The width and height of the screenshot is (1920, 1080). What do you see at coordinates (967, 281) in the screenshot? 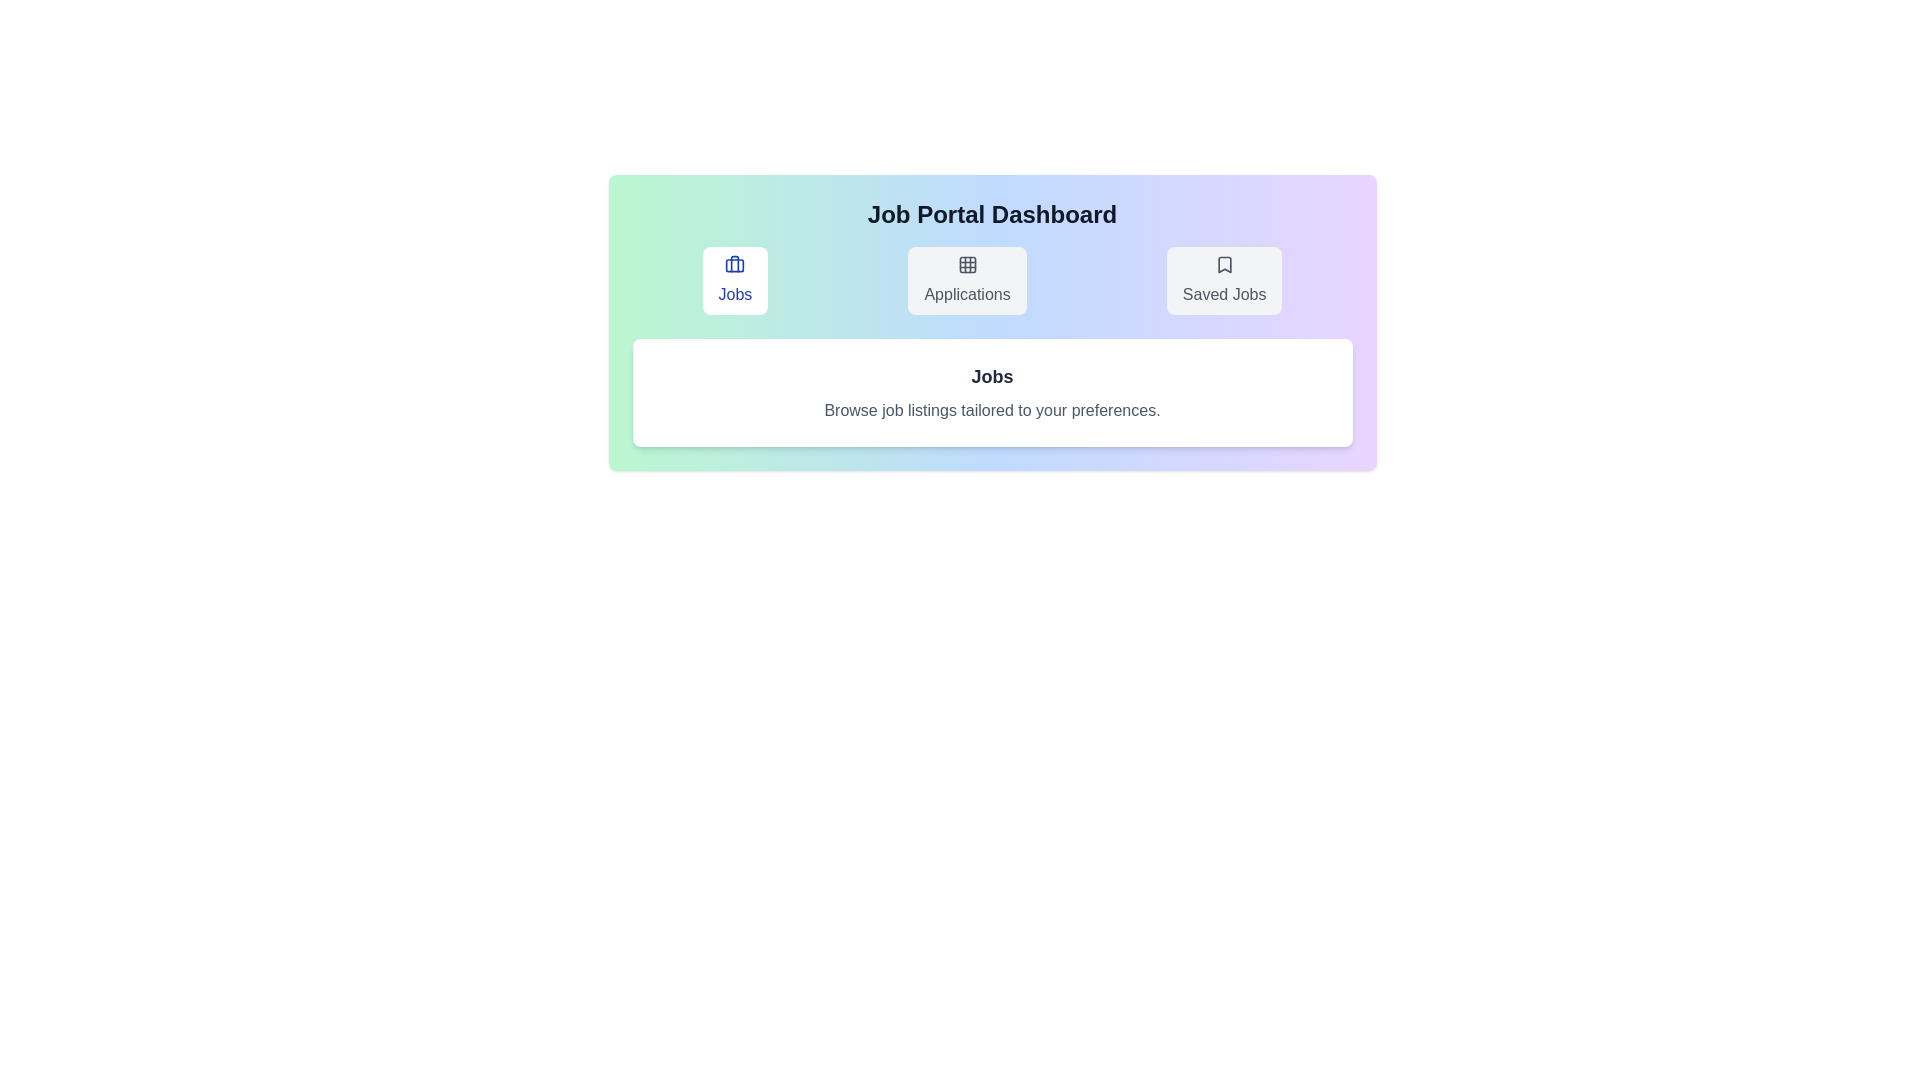
I see `the Applications section by clicking on the corresponding tab` at bounding box center [967, 281].